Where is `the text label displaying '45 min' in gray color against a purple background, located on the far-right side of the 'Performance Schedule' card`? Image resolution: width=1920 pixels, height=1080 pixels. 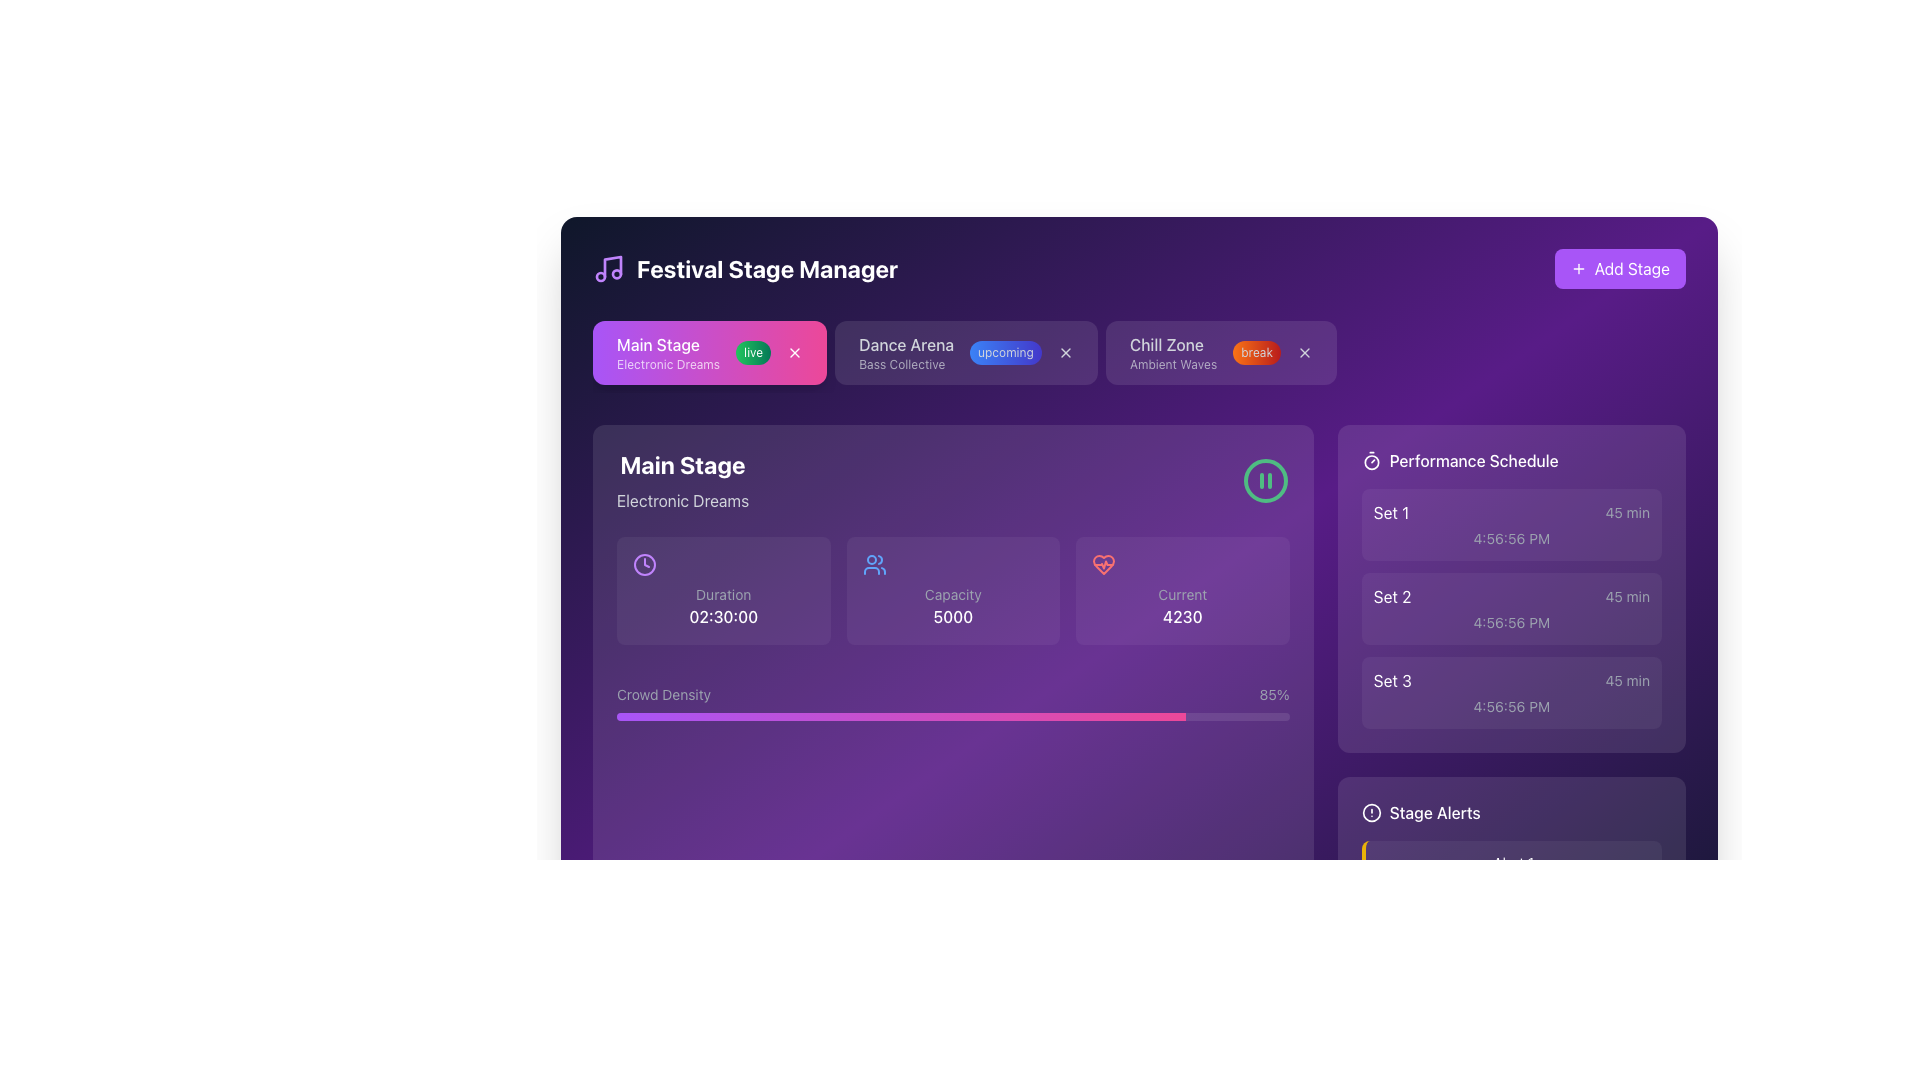
the text label displaying '45 min' in gray color against a purple background, located on the far-right side of the 'Performance Schedule' card is located at coordinates (1627, 680).